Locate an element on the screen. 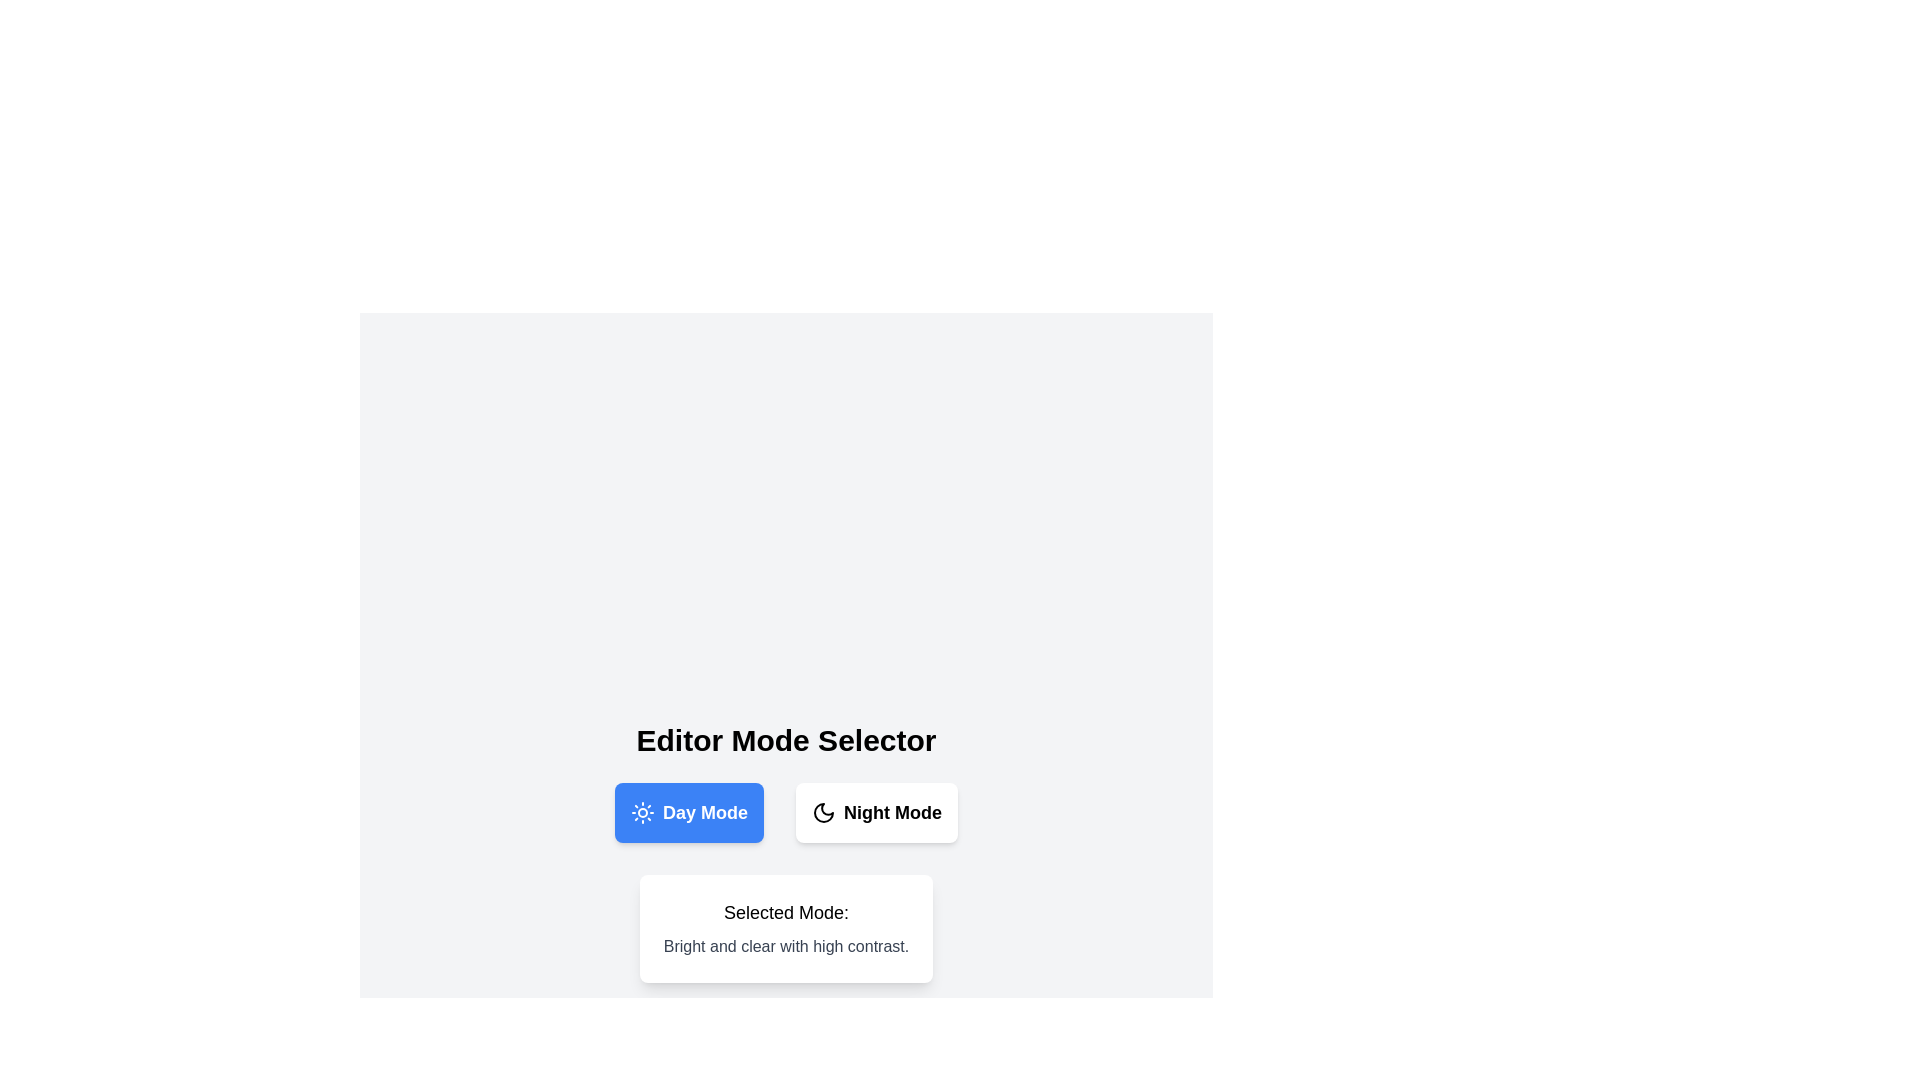 The image size is (1920, 1080). the 'Night Mode' button to switch to Night Mode is located at coordinates (877, 813).